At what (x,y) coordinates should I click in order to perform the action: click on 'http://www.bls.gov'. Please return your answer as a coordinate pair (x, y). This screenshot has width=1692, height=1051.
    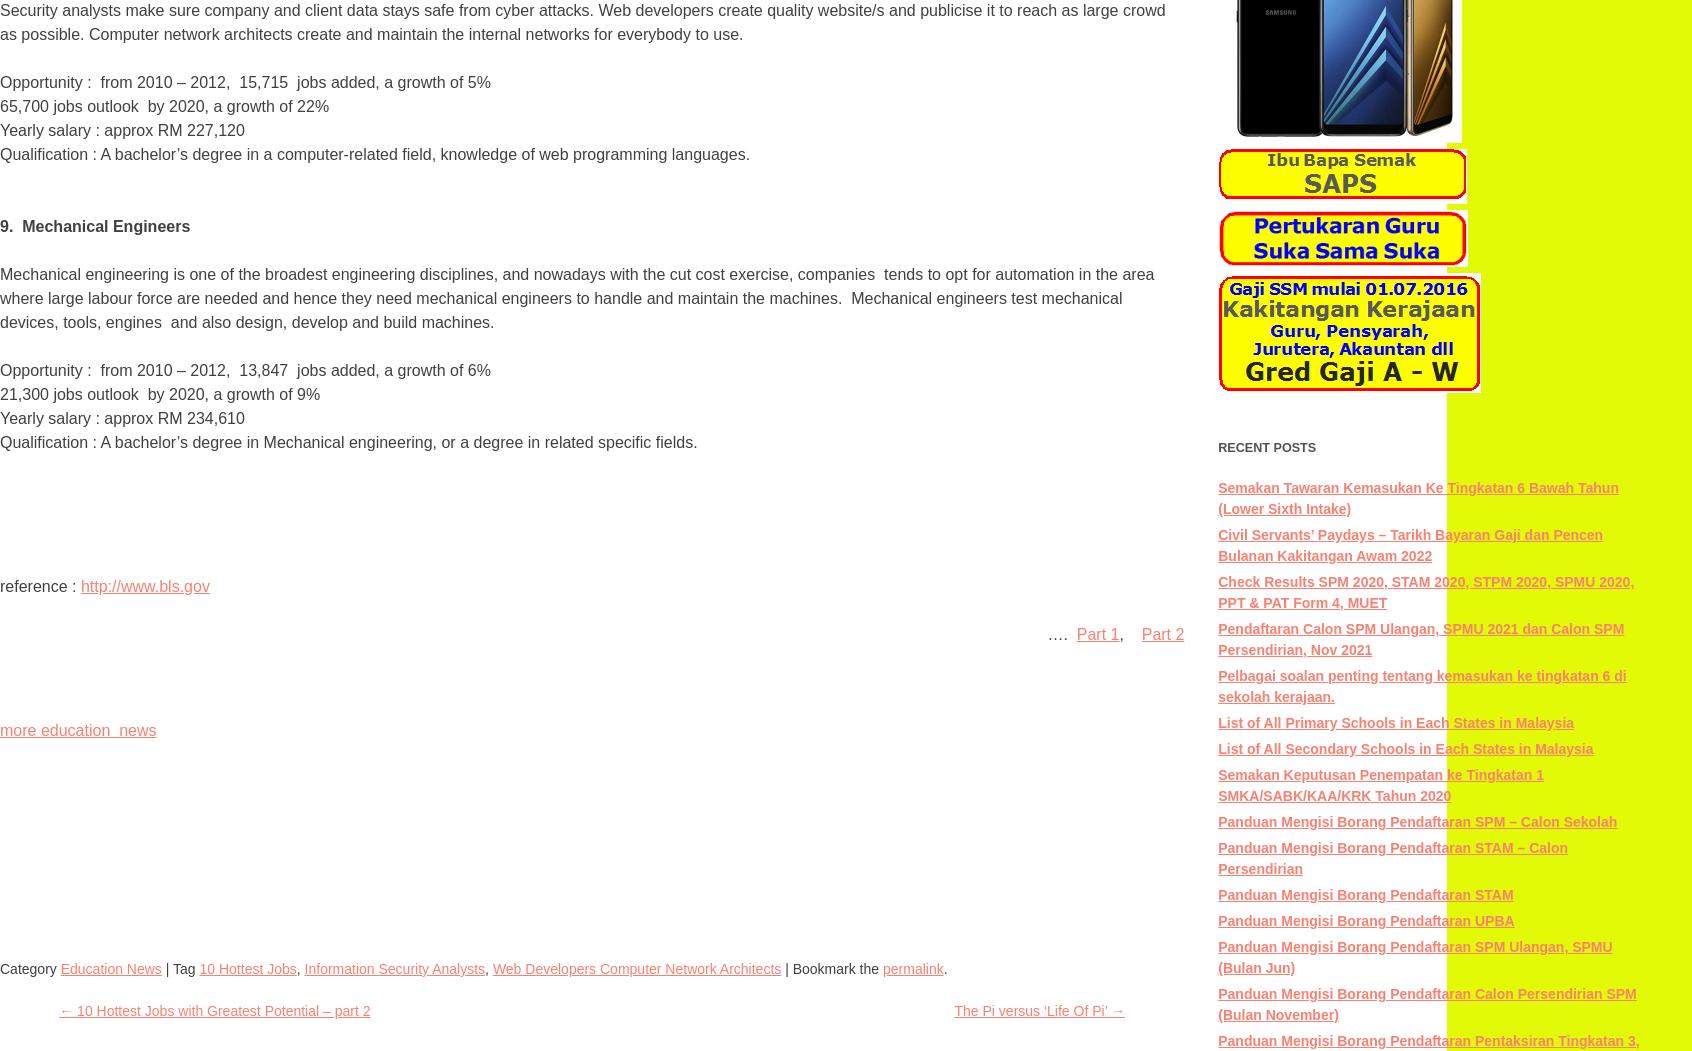
    Looking at the image, I should click on (143, 586).